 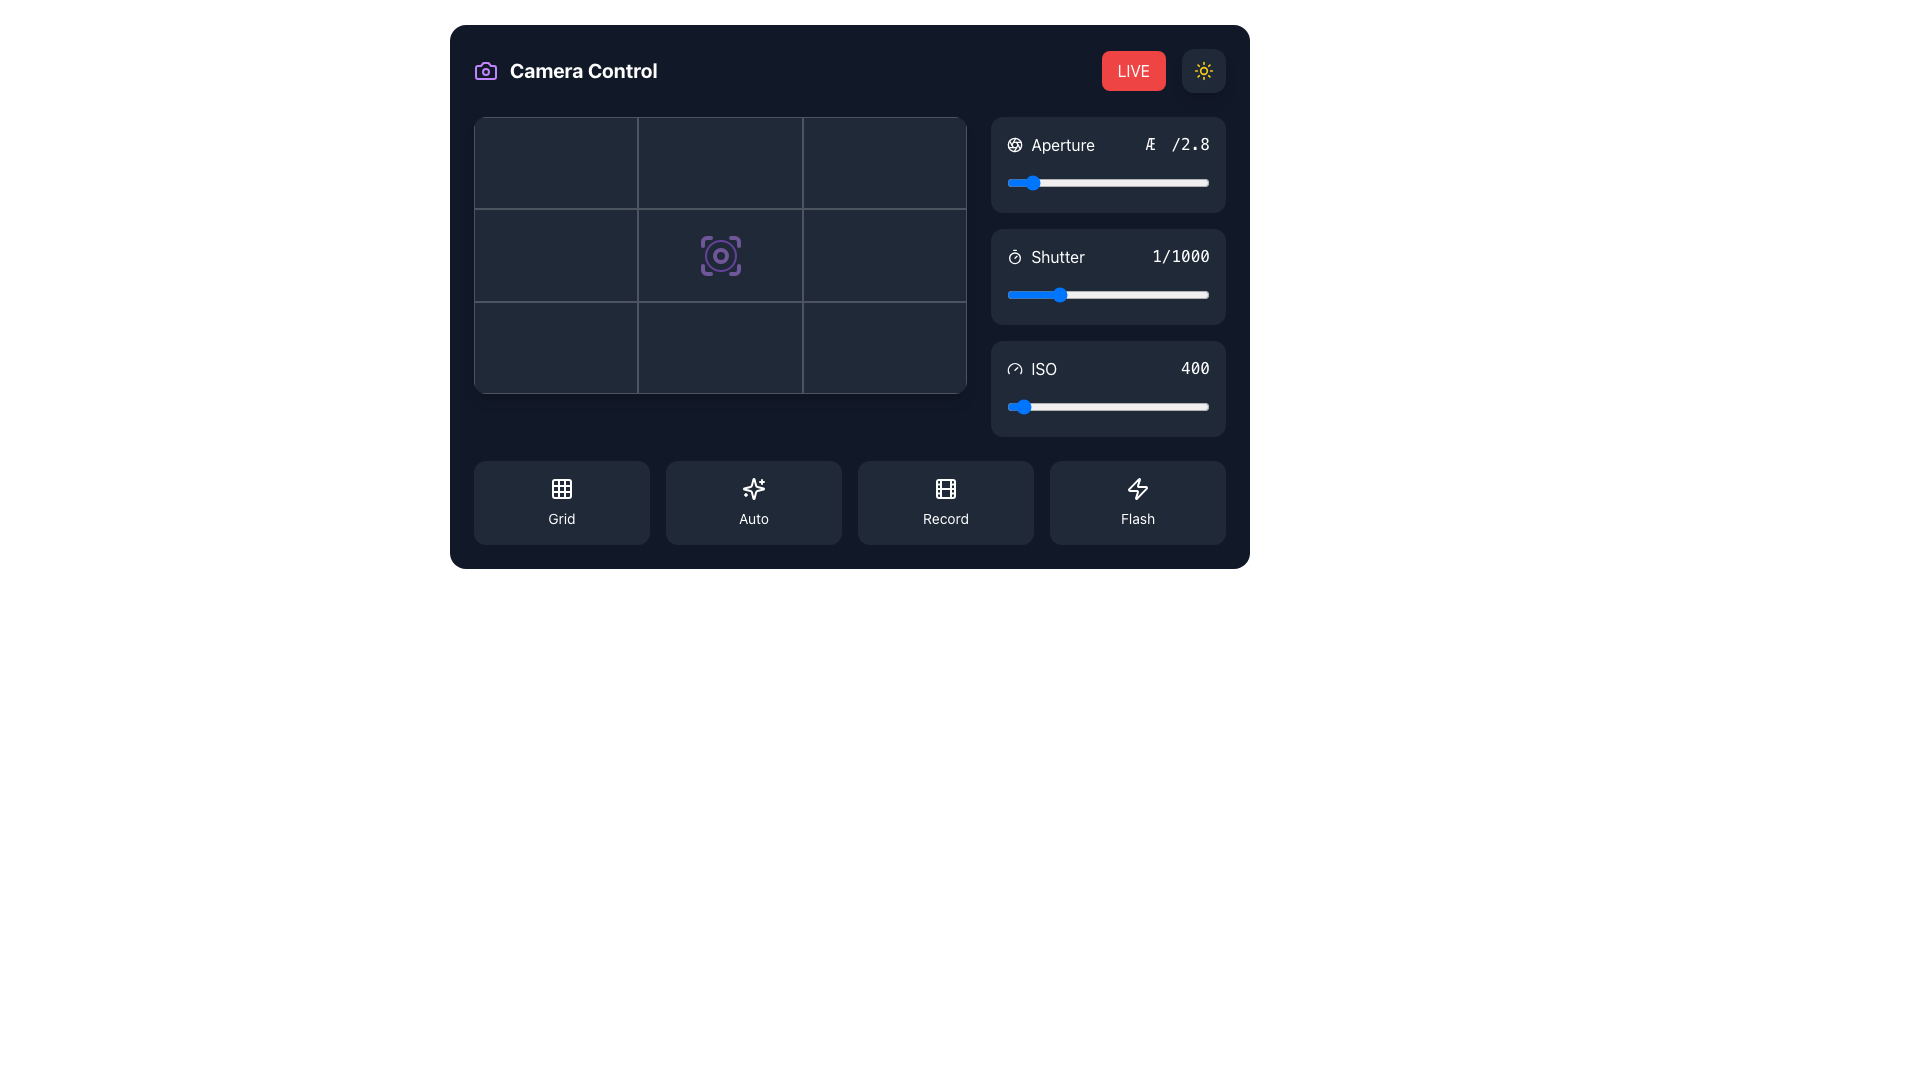 What do you see at coordinates (944, 518) in the screenshot?
I see `the text label that indicates the Record feature, located at the bottom of a grid-based control layout and part of the third button from the left in a row of four buttons` at bounding box center [944, 518].